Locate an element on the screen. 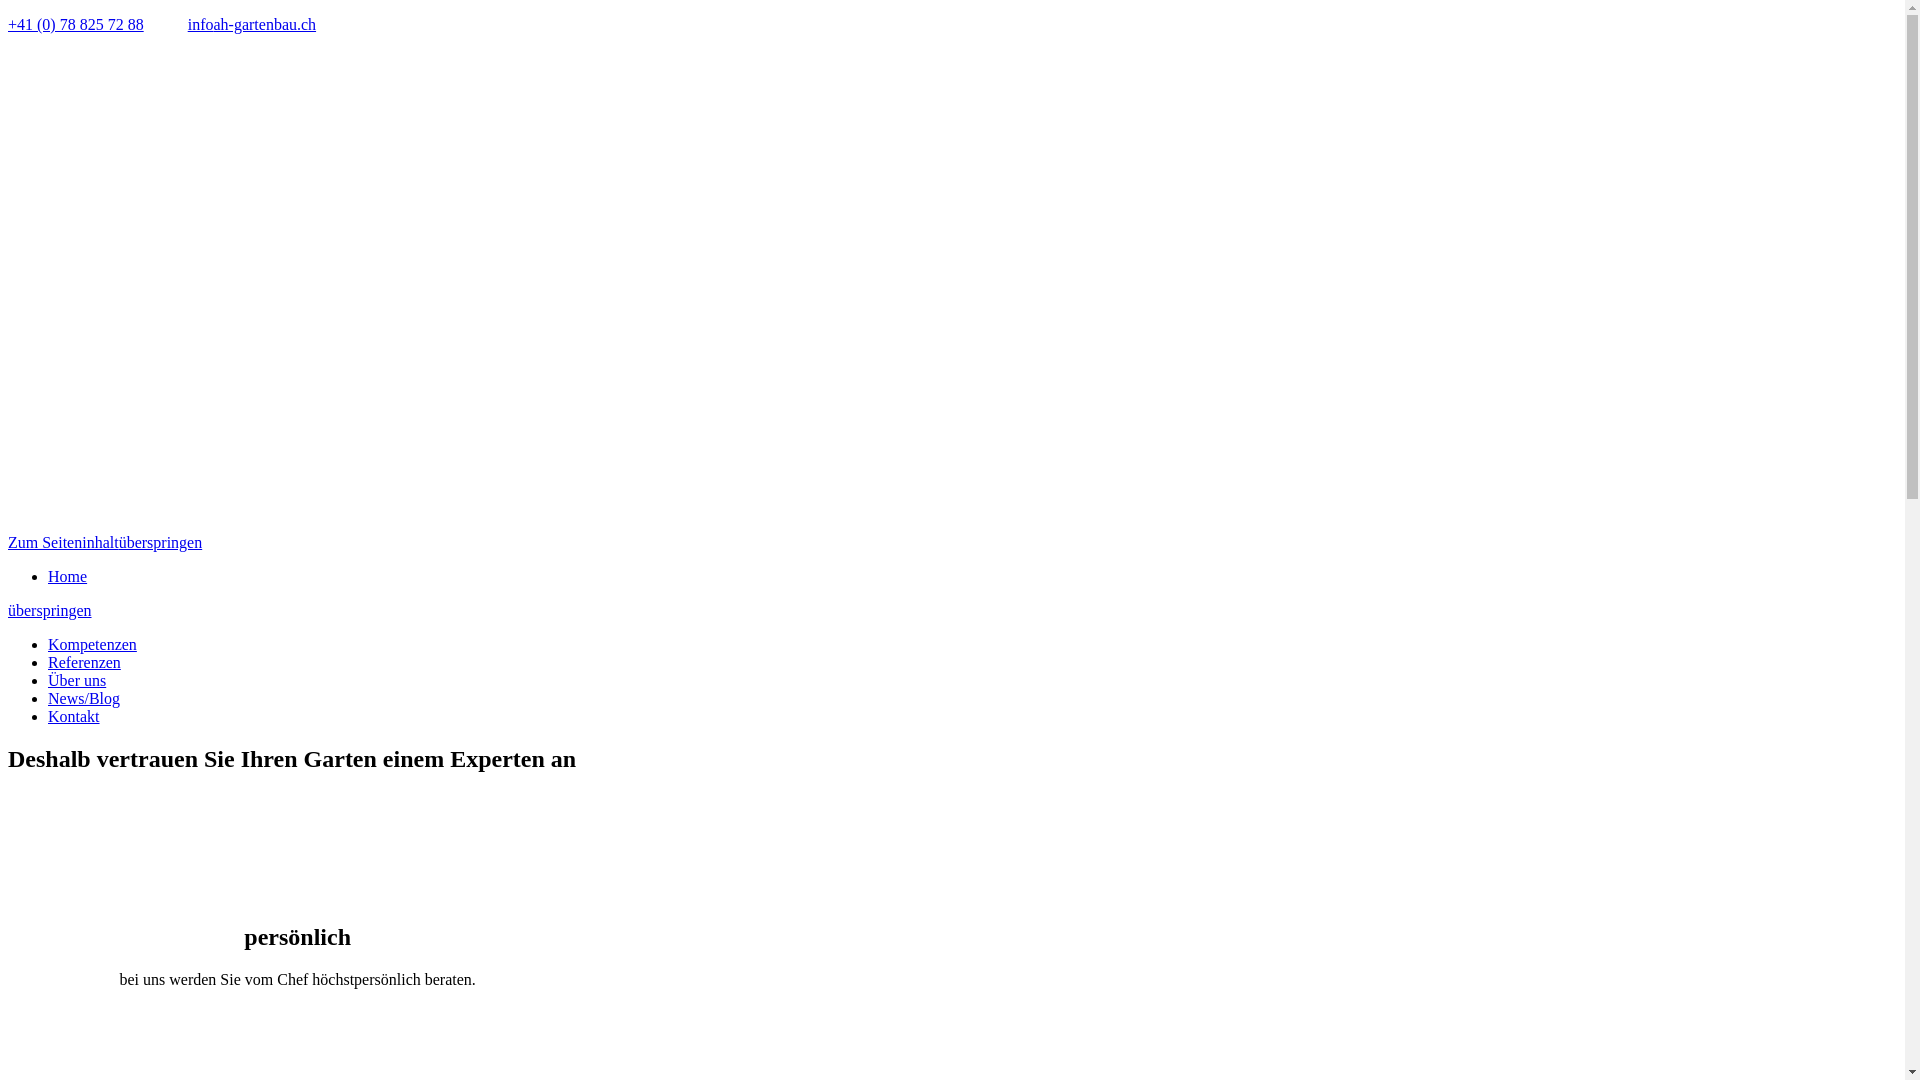  'News/Blog' is located at coordinates (82, 697).